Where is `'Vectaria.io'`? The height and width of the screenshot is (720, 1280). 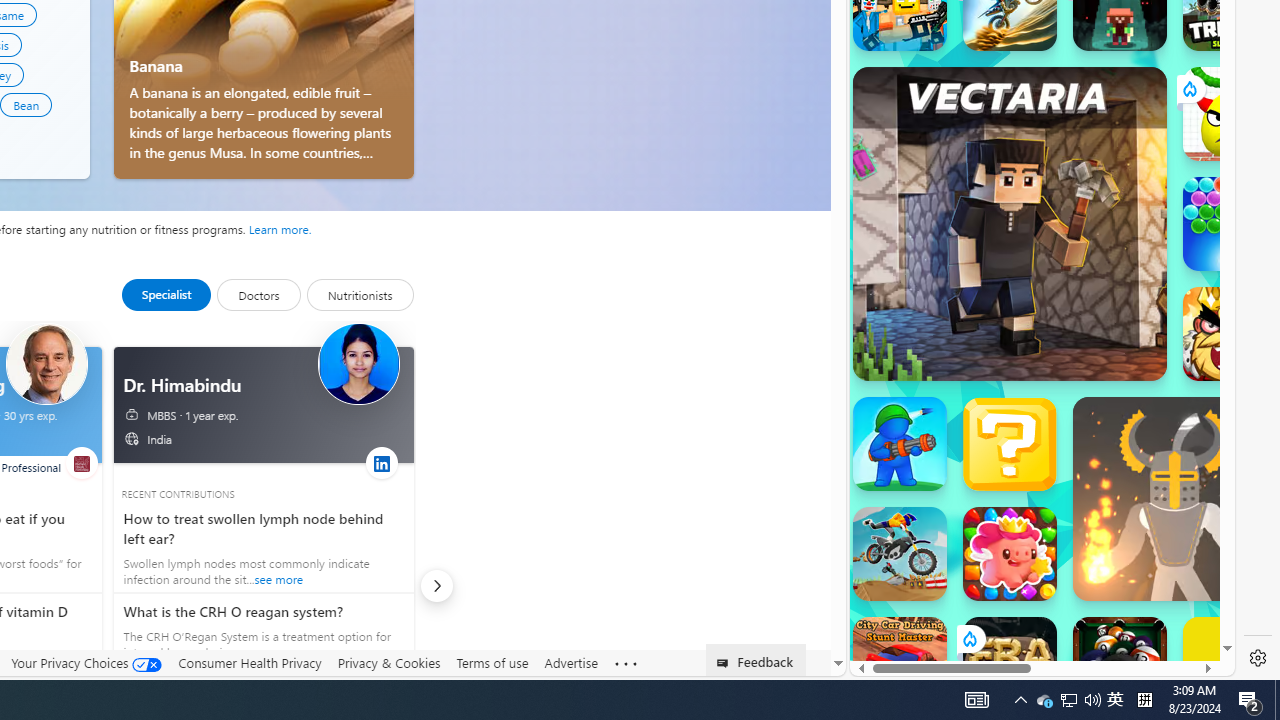 'Vectaria.io' is located at coordinates (1009, 223).